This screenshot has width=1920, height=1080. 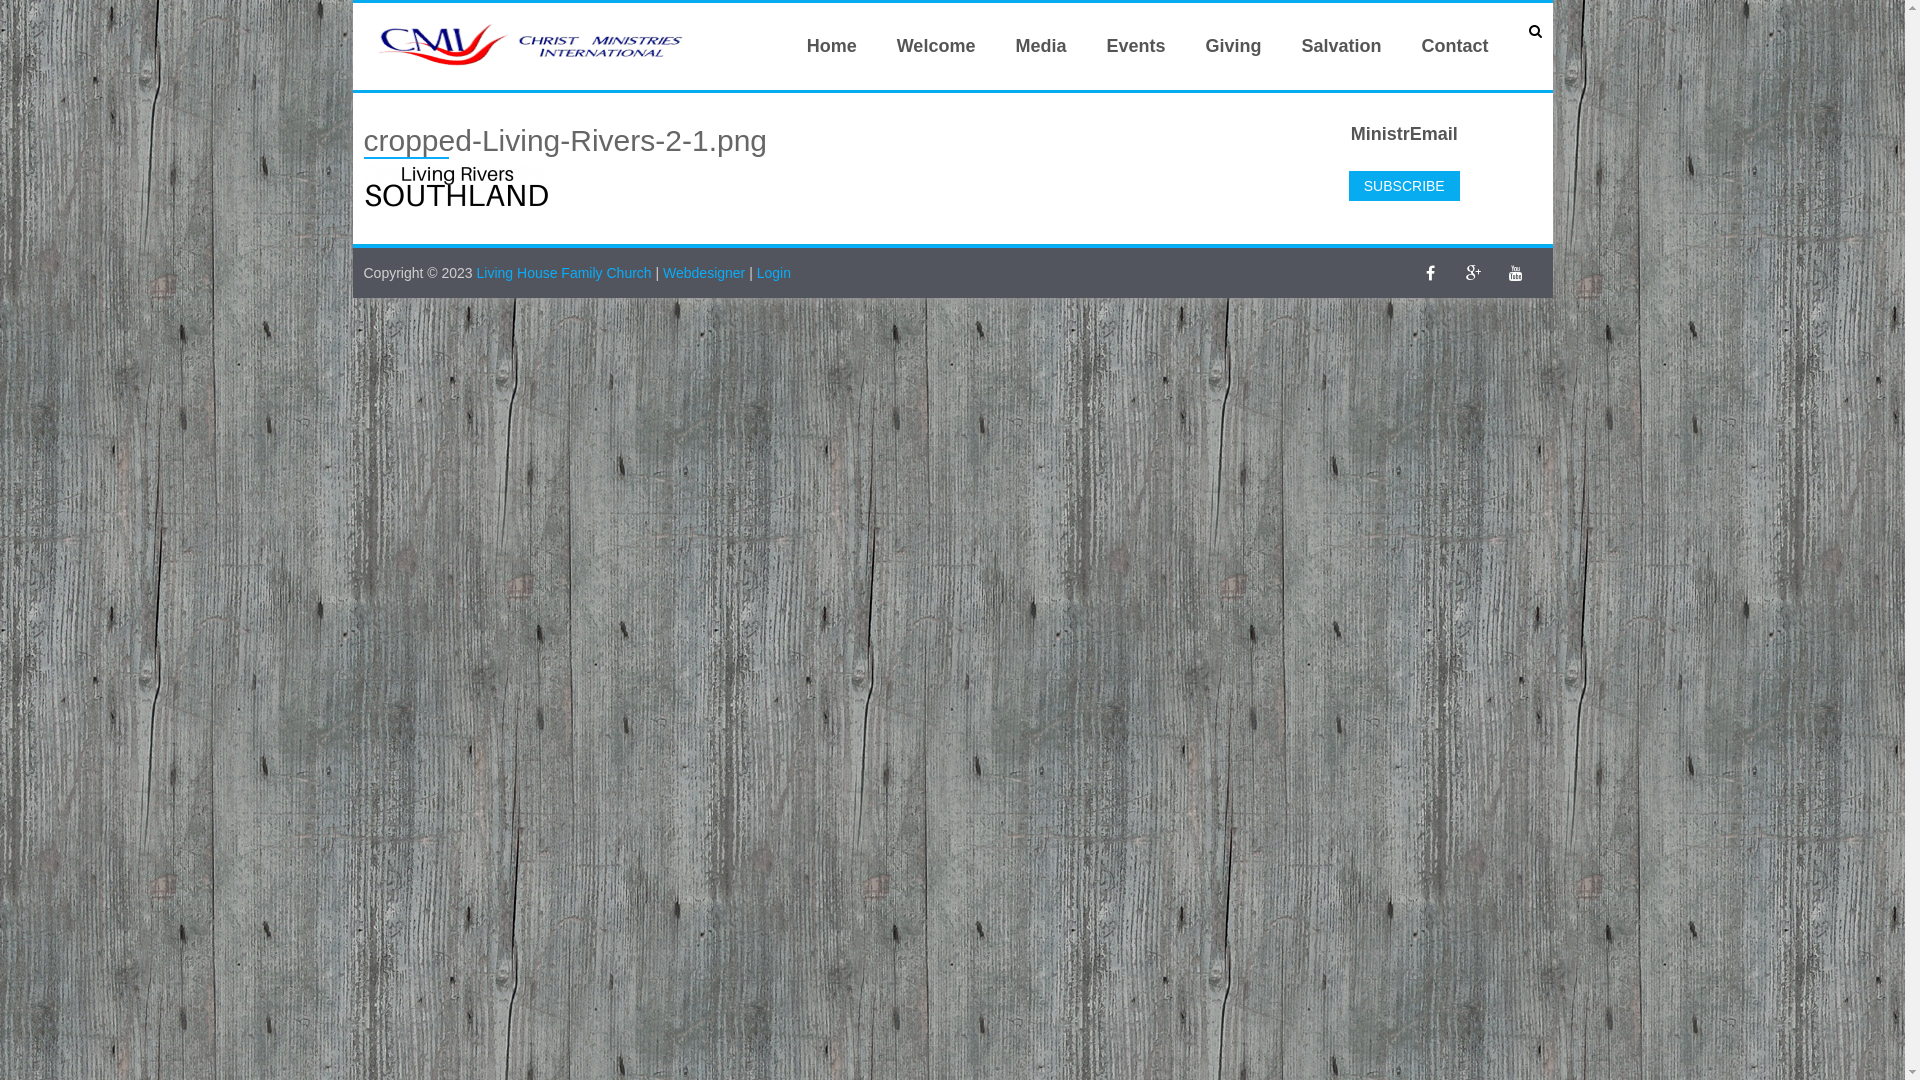 I want to click on 'Home', so click(x=831, y=45).